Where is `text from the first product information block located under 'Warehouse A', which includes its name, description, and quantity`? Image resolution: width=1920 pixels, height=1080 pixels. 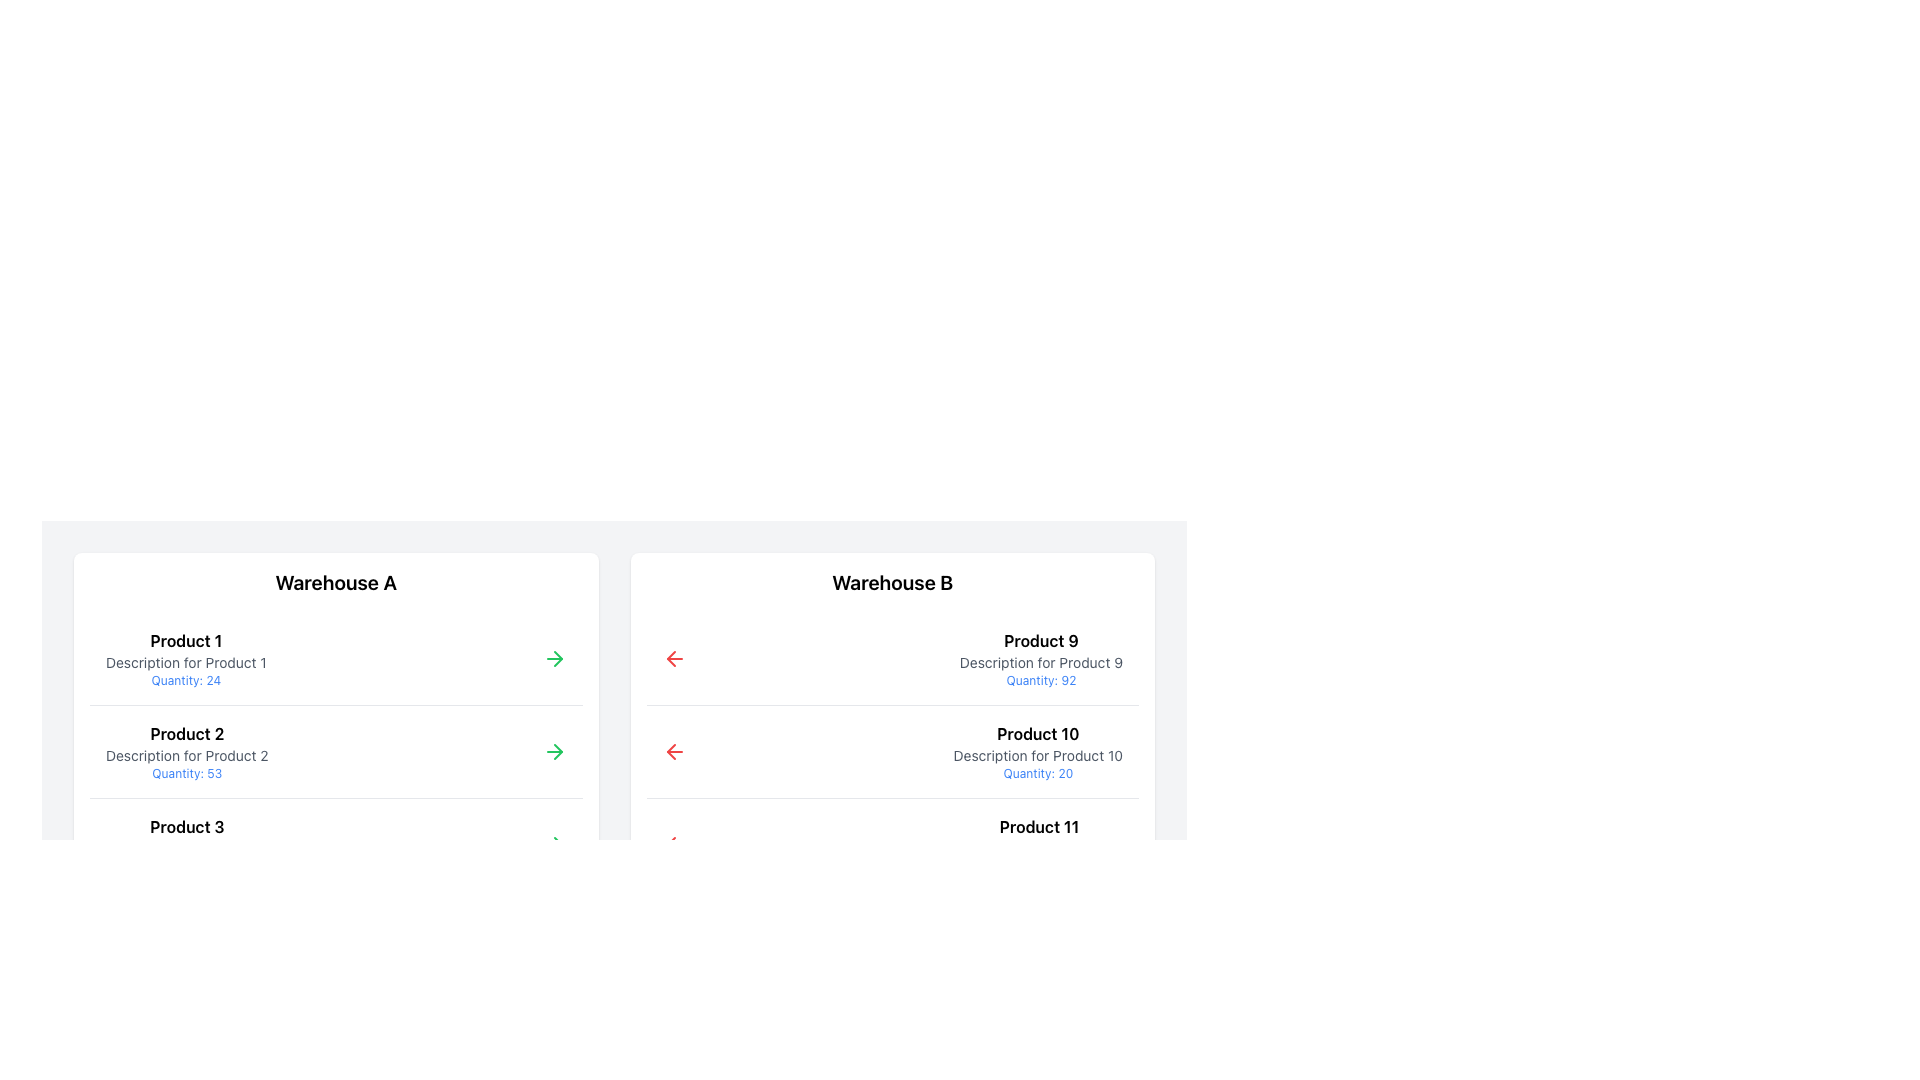
text from the first product information block located under 'Warehouse A', which includes its name, description, and quantity is located at coordinates (186, 659).